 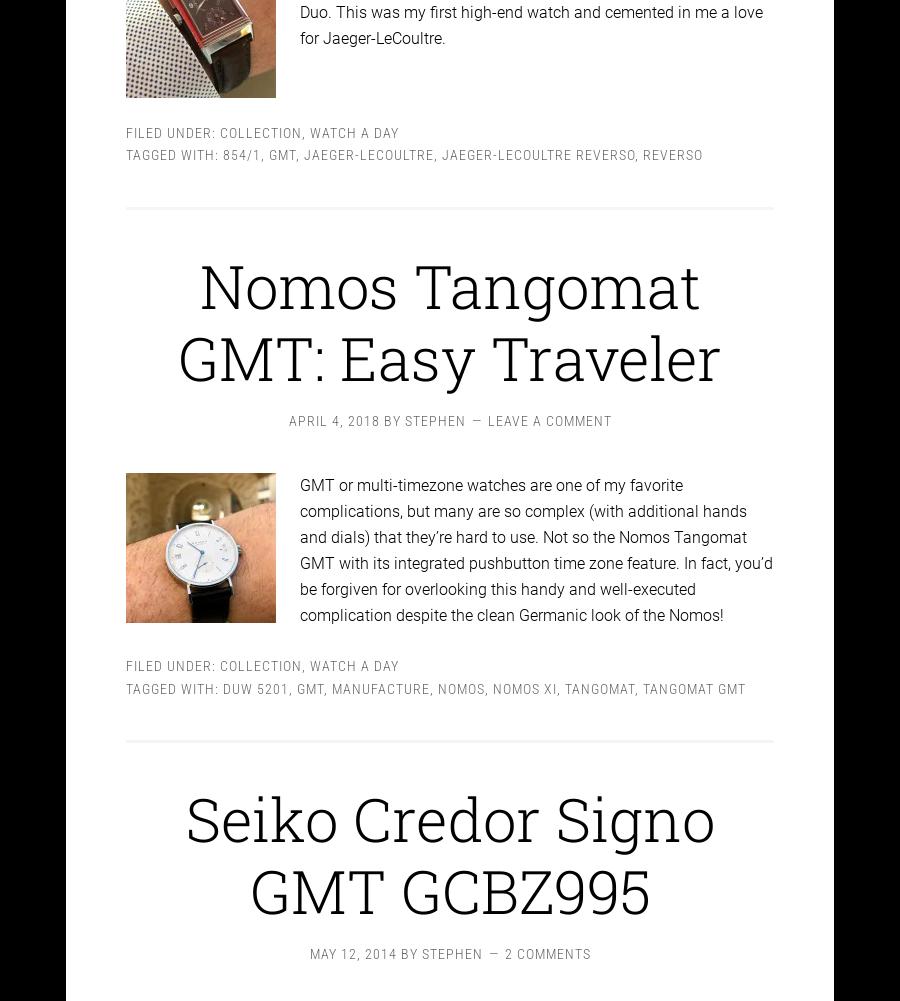 What do you see at coordinates (503, 936) in the screenshot?
I see `'2 Comments'` at bounding box center [503, 936].